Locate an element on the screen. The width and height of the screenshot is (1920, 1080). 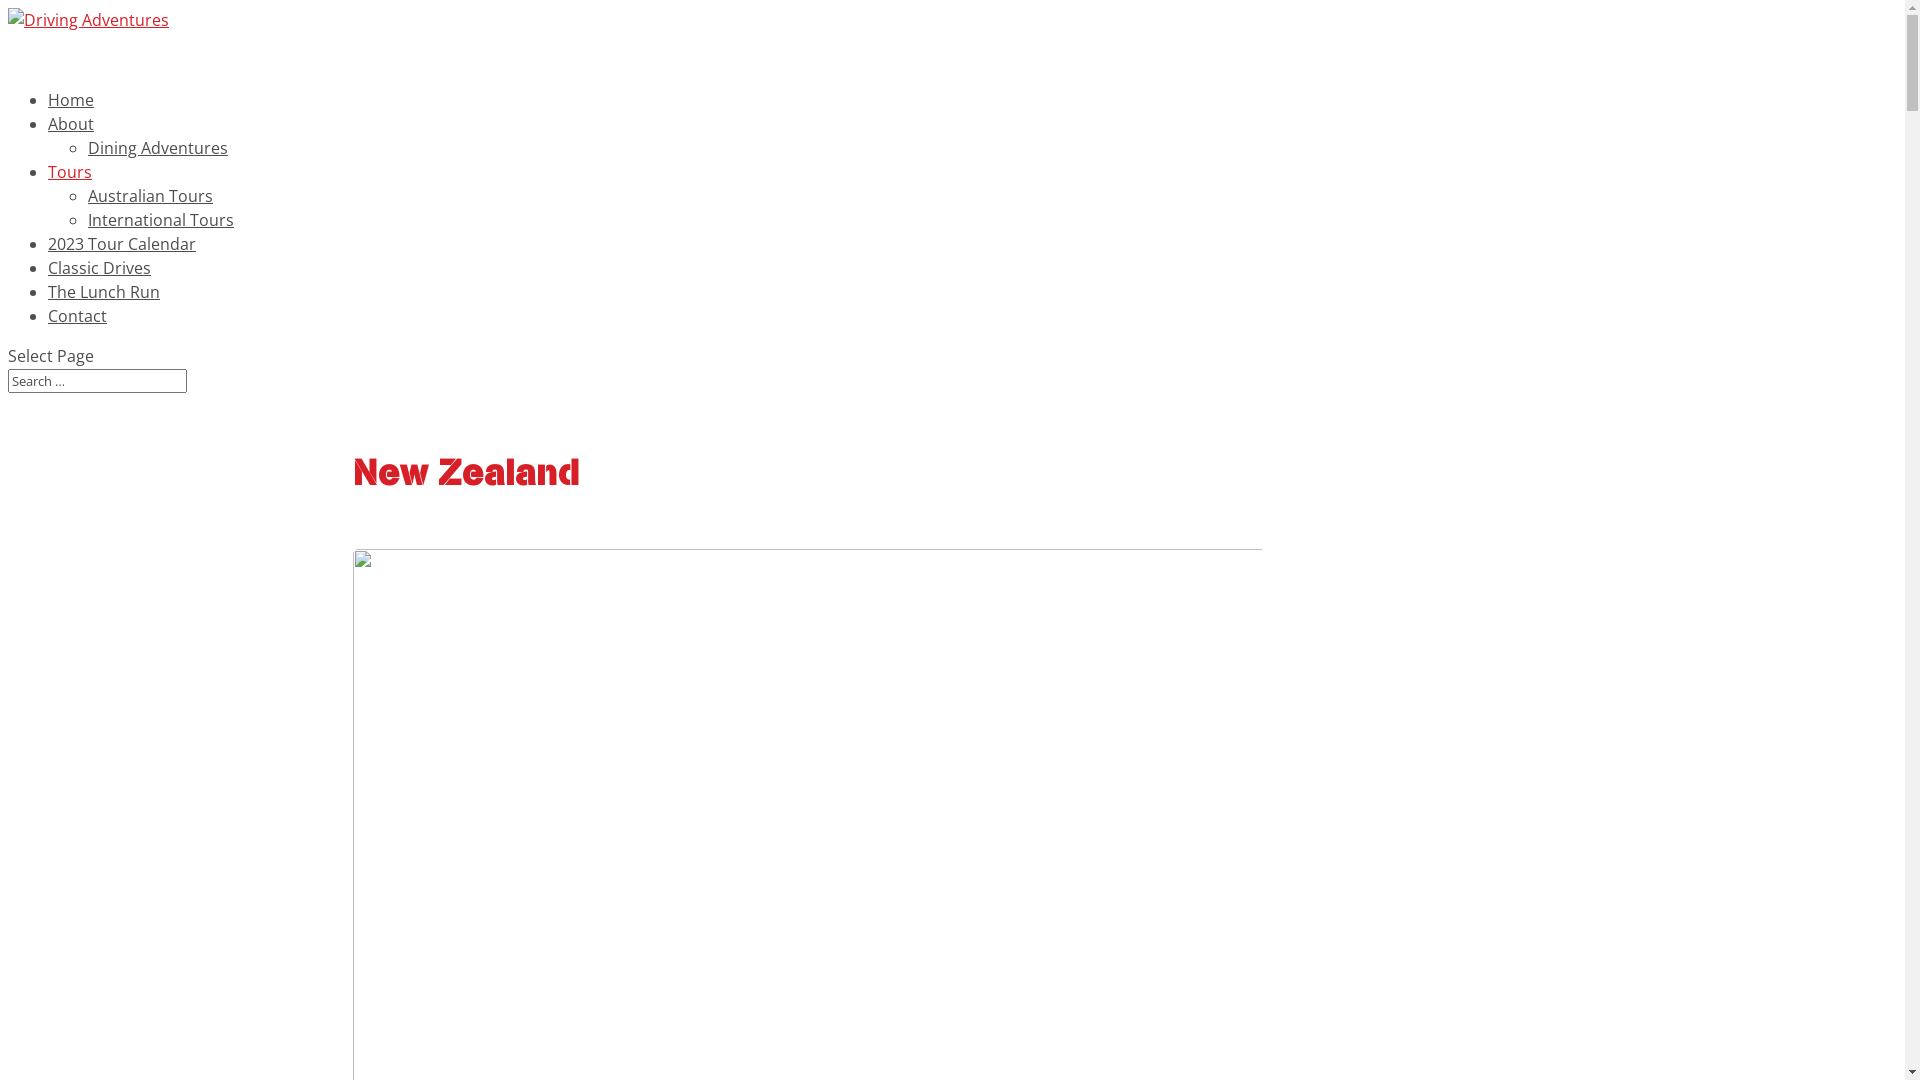
'Home' is located at coordinates (71, 119).